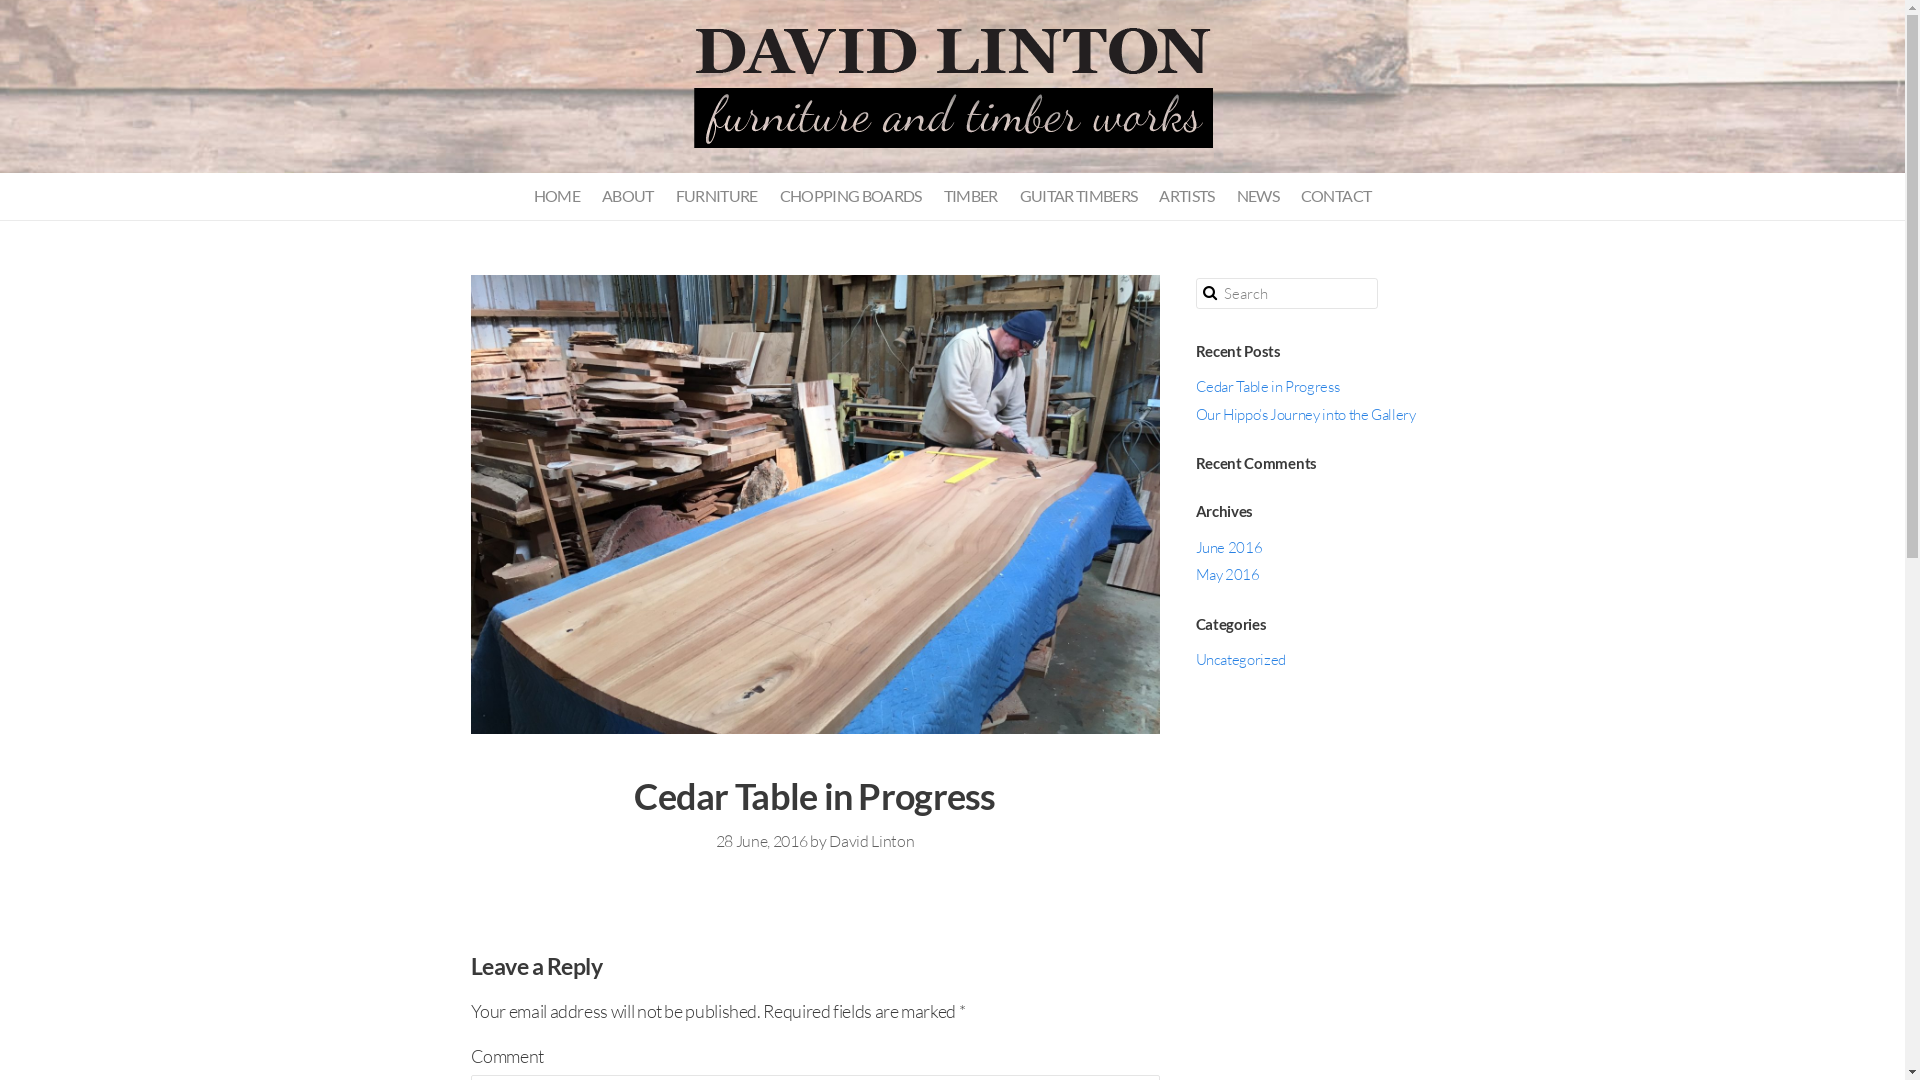 The height and width of the screenshot is (1080, 1920). Describe the element at coordinates (626, 196) in the screenshot. I see `'ABOUT'` at that location.